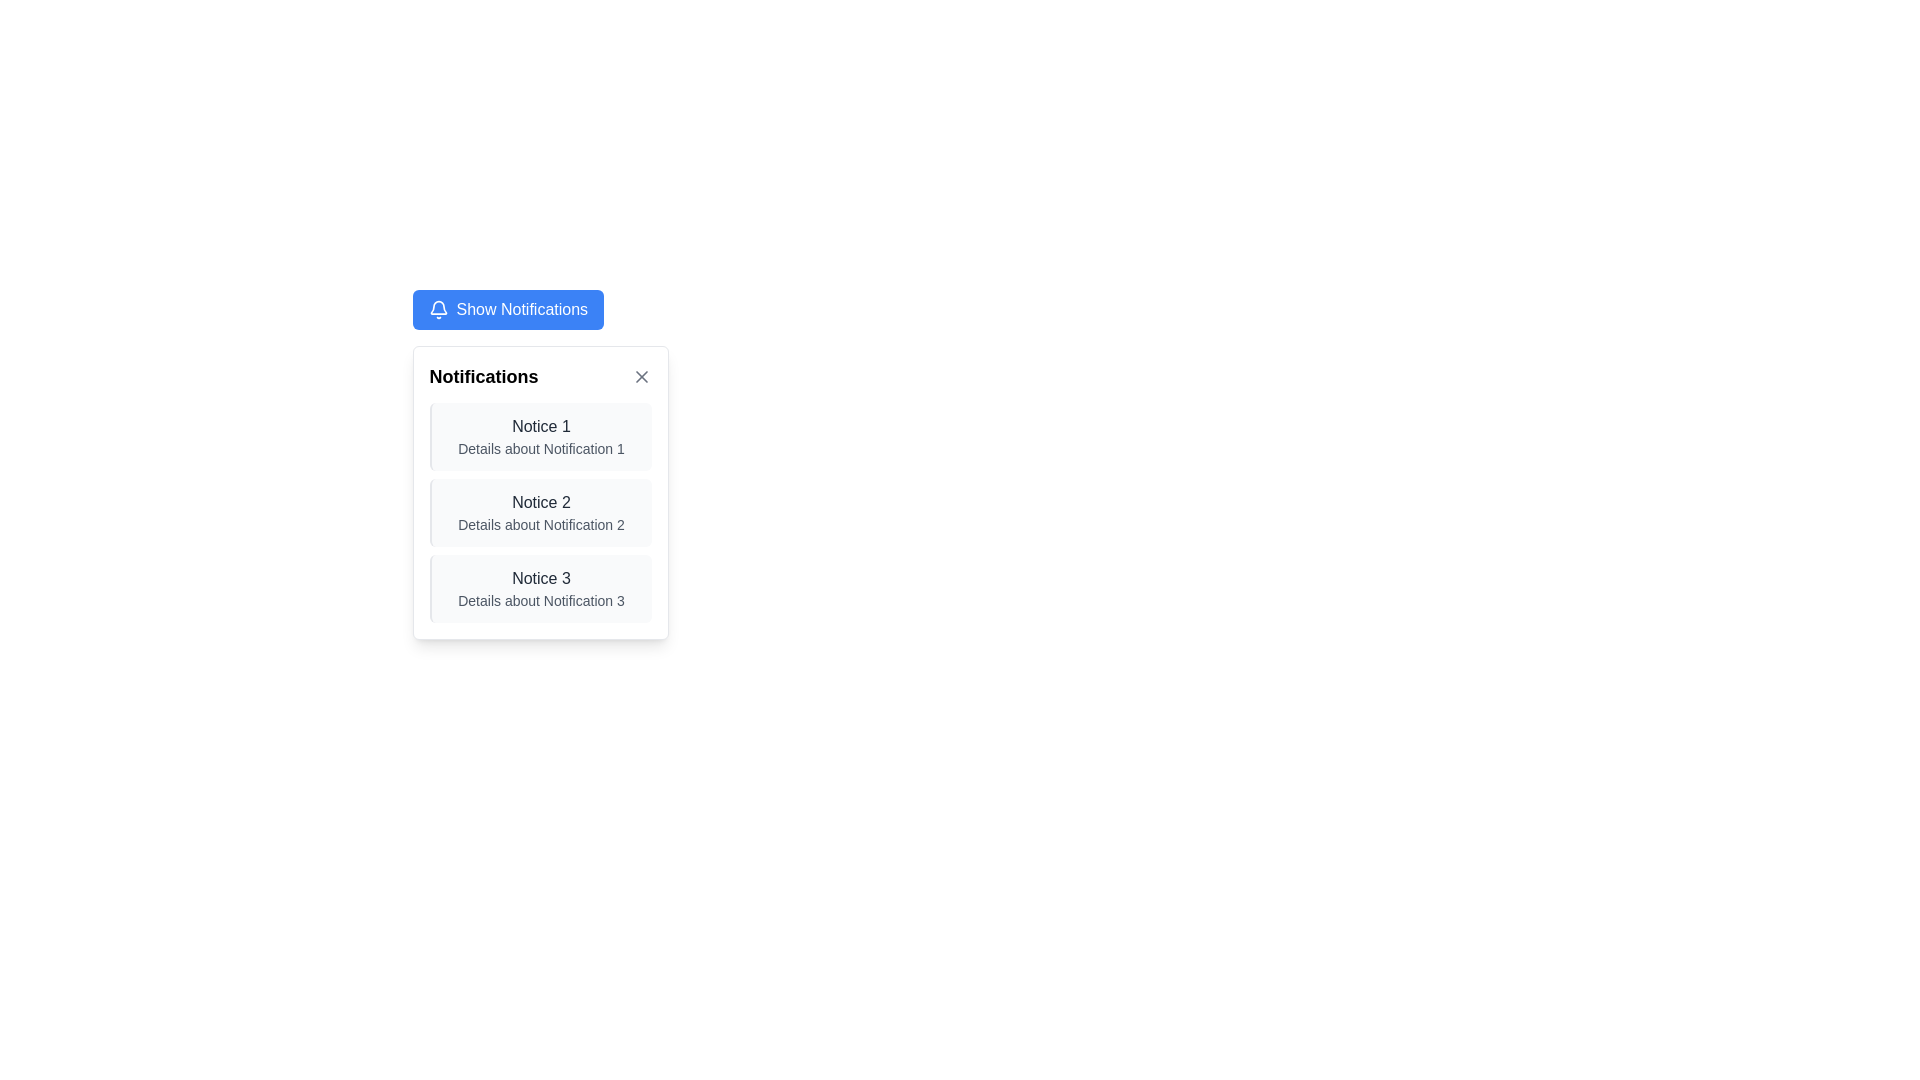 The width and height of the screenshot is (1920, 1080). I want to click on the title text of the third notification in the notification list, which is positioned at the top of the last item in the vertical stack, so click(541, 578).